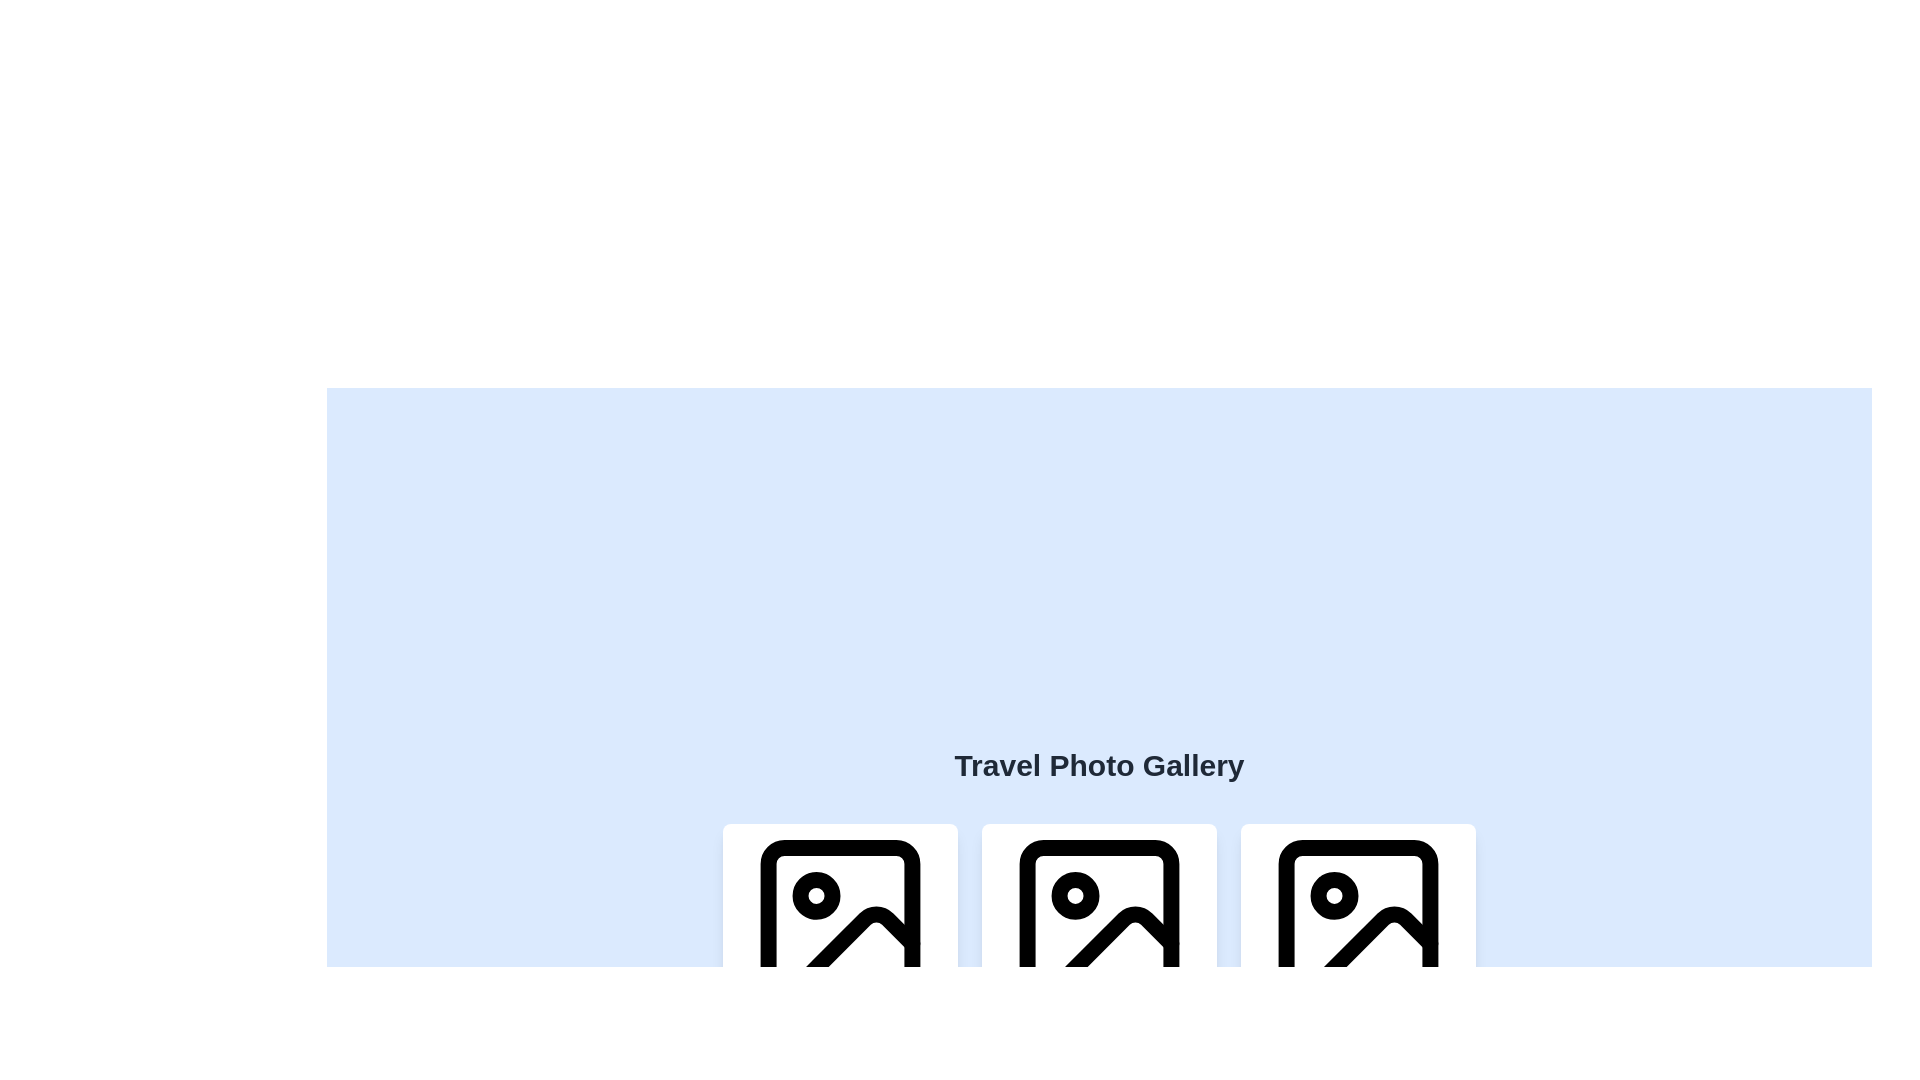 This screenshot has height=1080, width=1920. I want to click on the decorative circle element within the SVG graphic that represents the second image icon in the 'Travel Photo Gallery', so click(1074, 894).